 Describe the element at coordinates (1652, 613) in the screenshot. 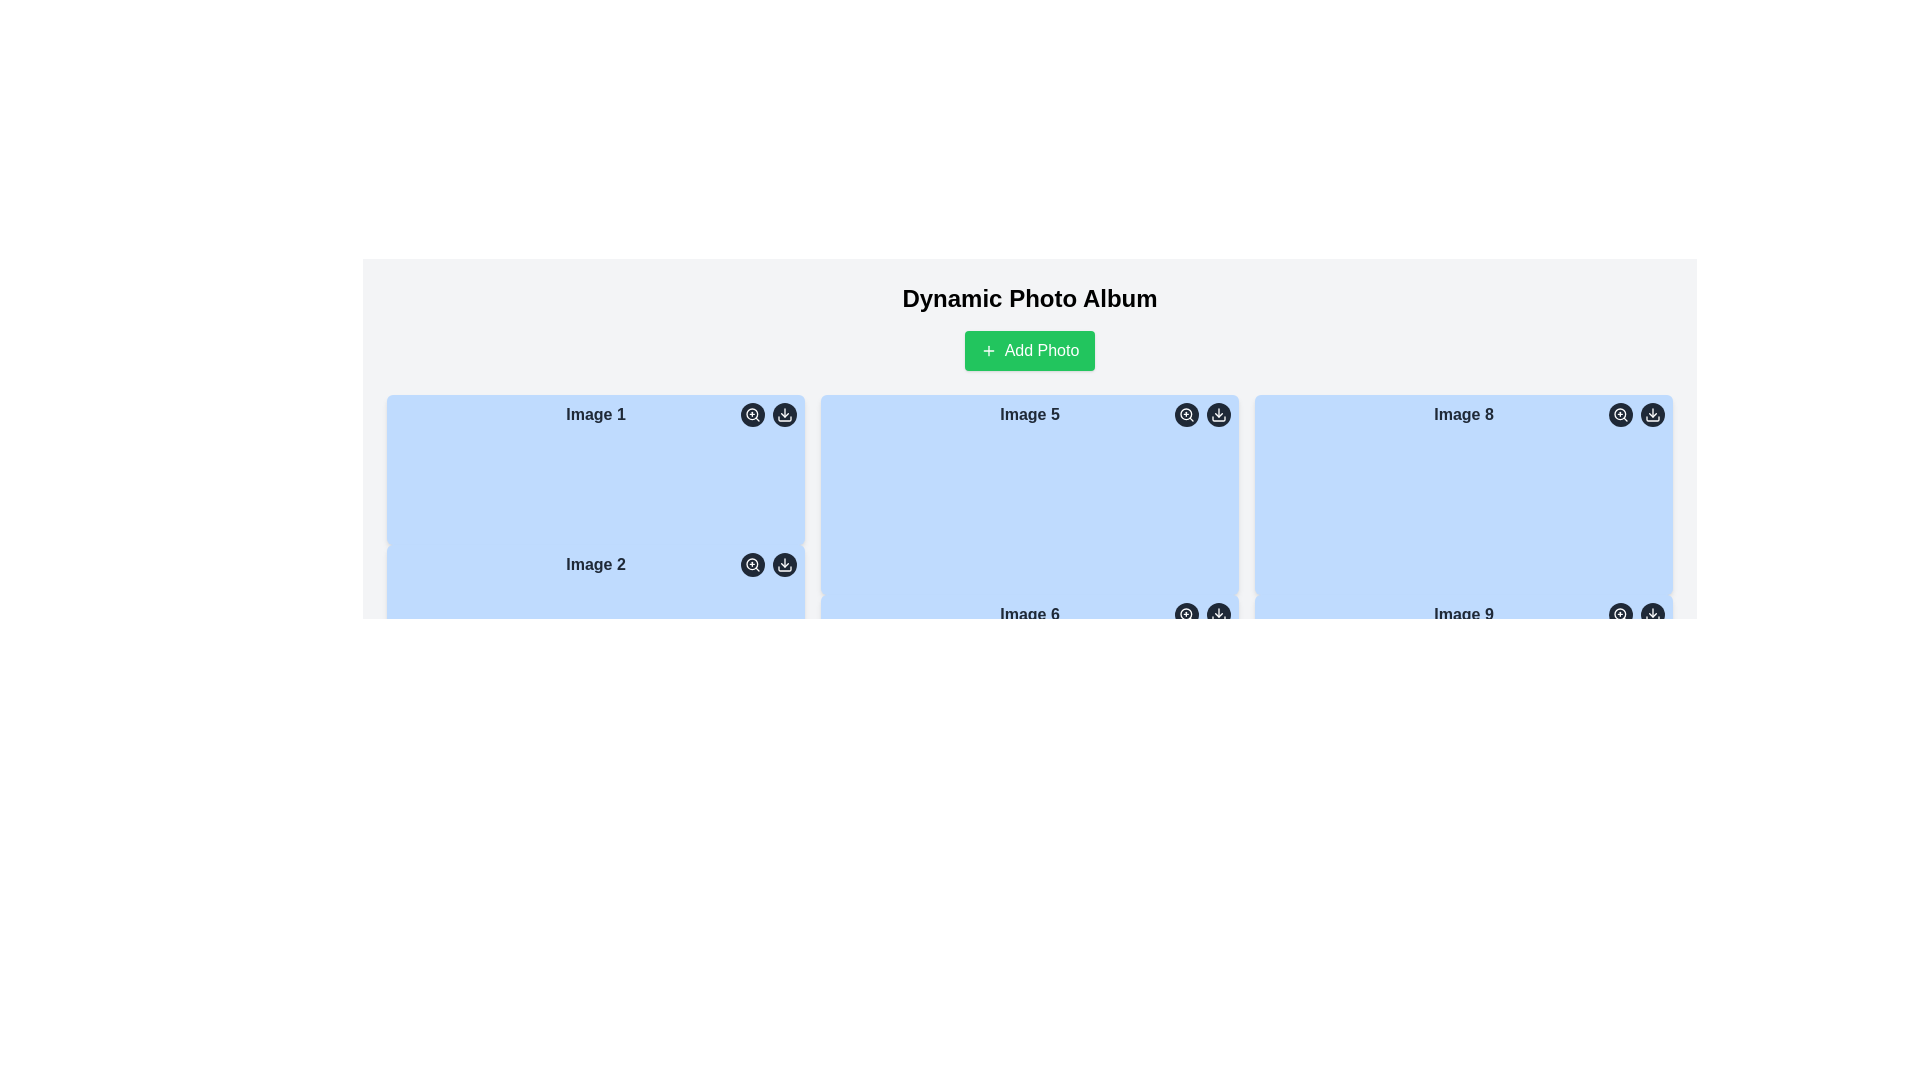

I see `the download button located at the top-right corner of the card labeled 'Image 9'` at that location.